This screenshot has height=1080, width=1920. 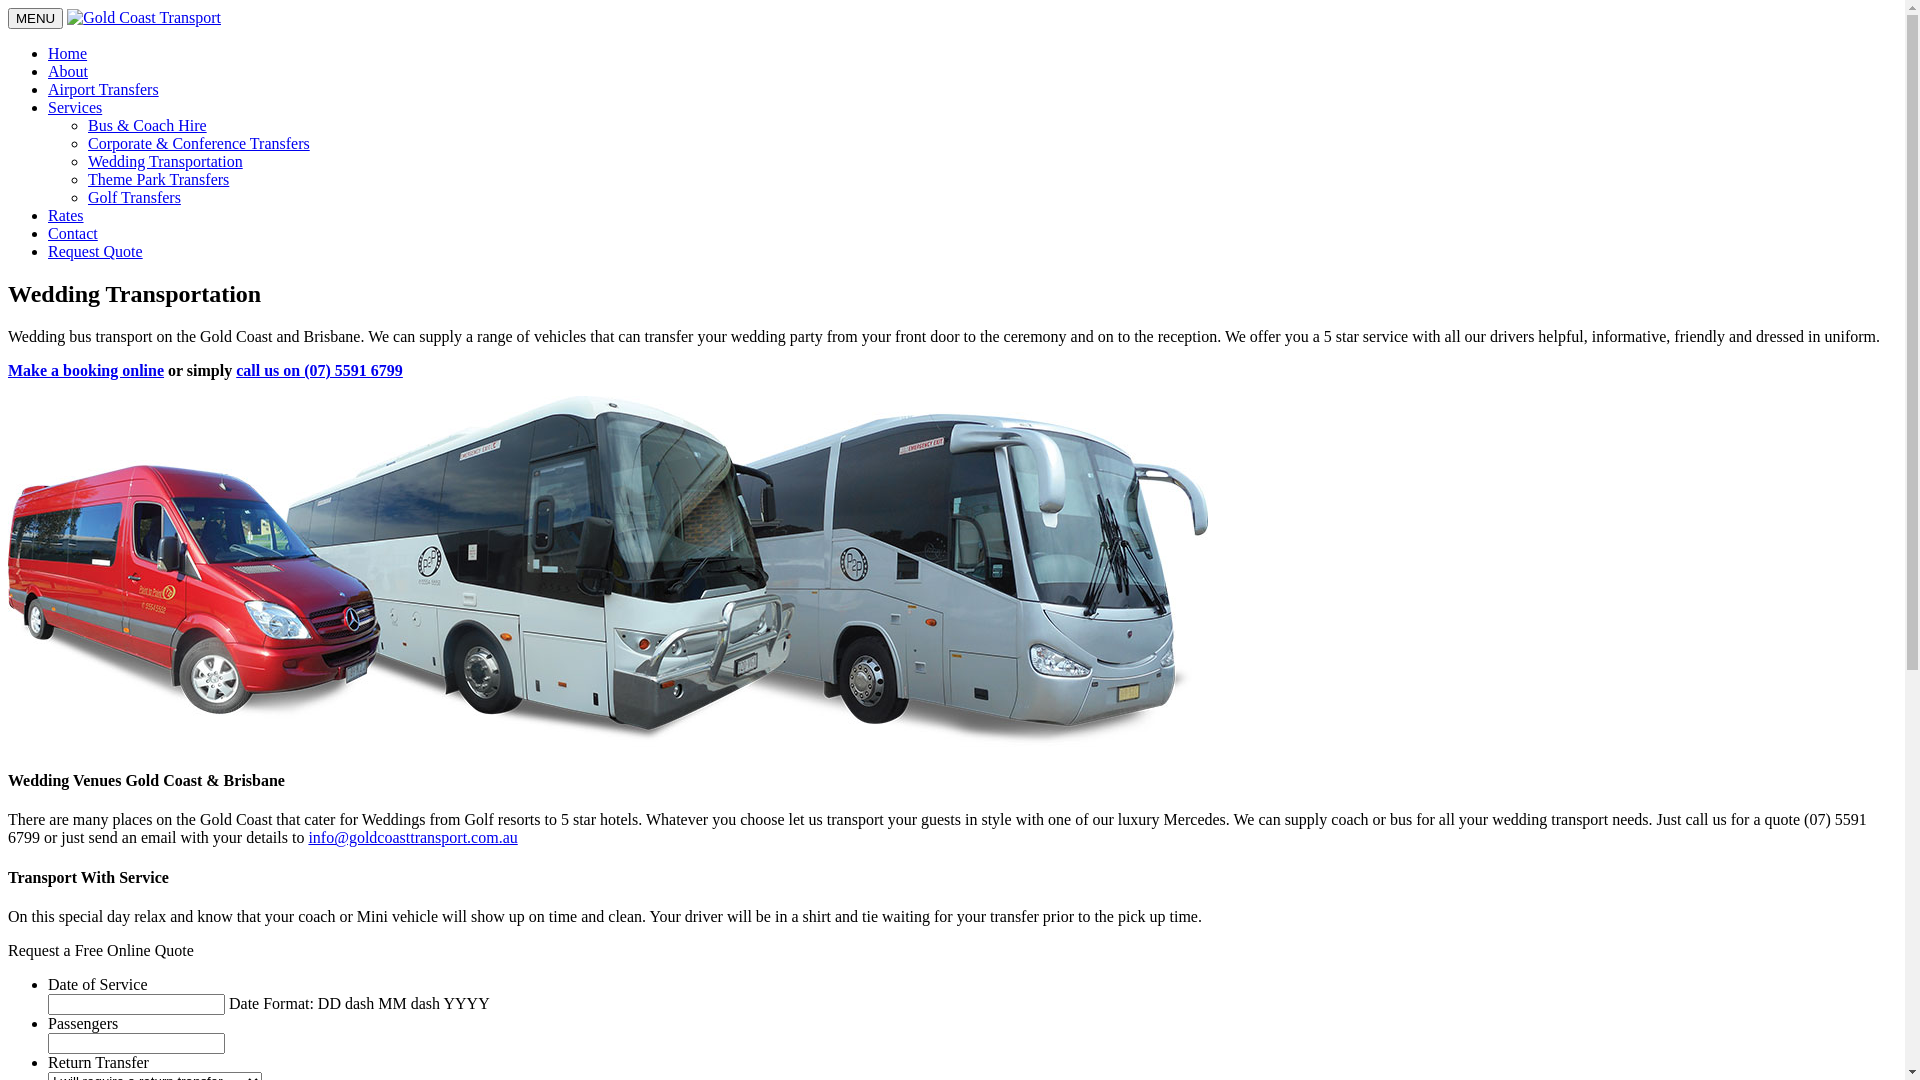 What do you see at coordinates (75, 107) in the screenshot?
I see `'Services'` at bounding box center [75, 107].